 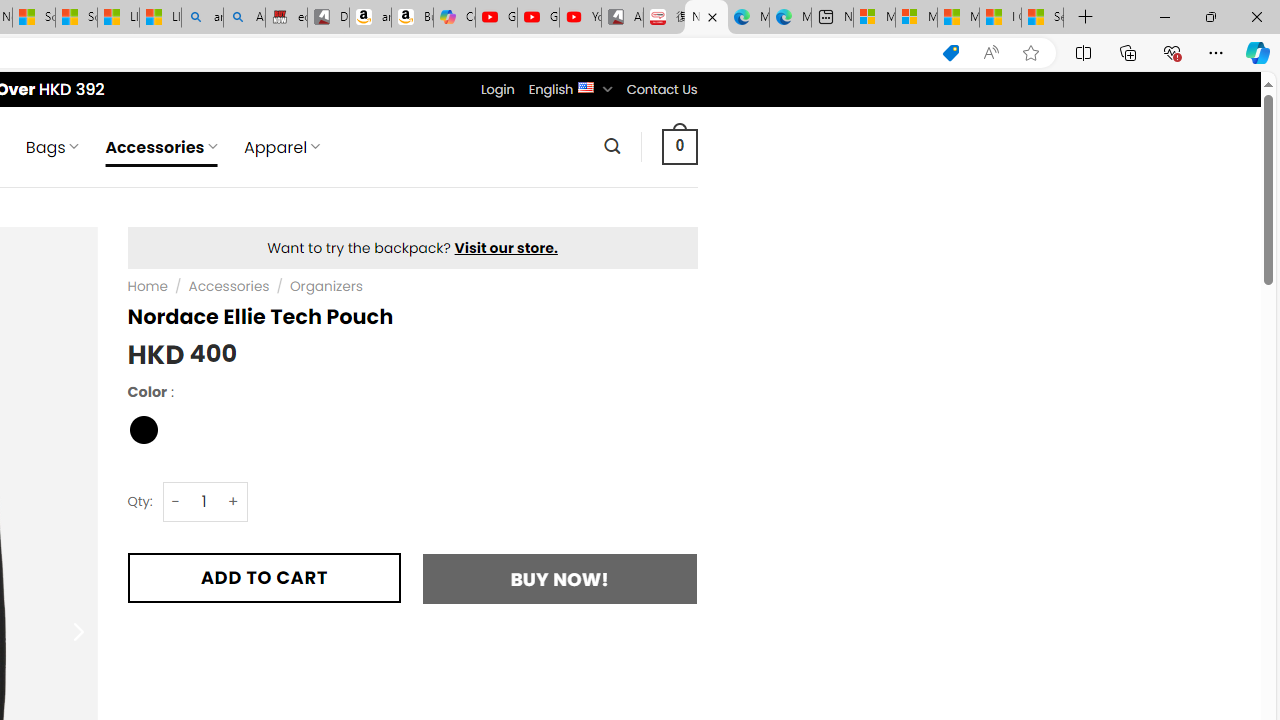 I want to click on 'Organizers', so click(x=326, y=286).